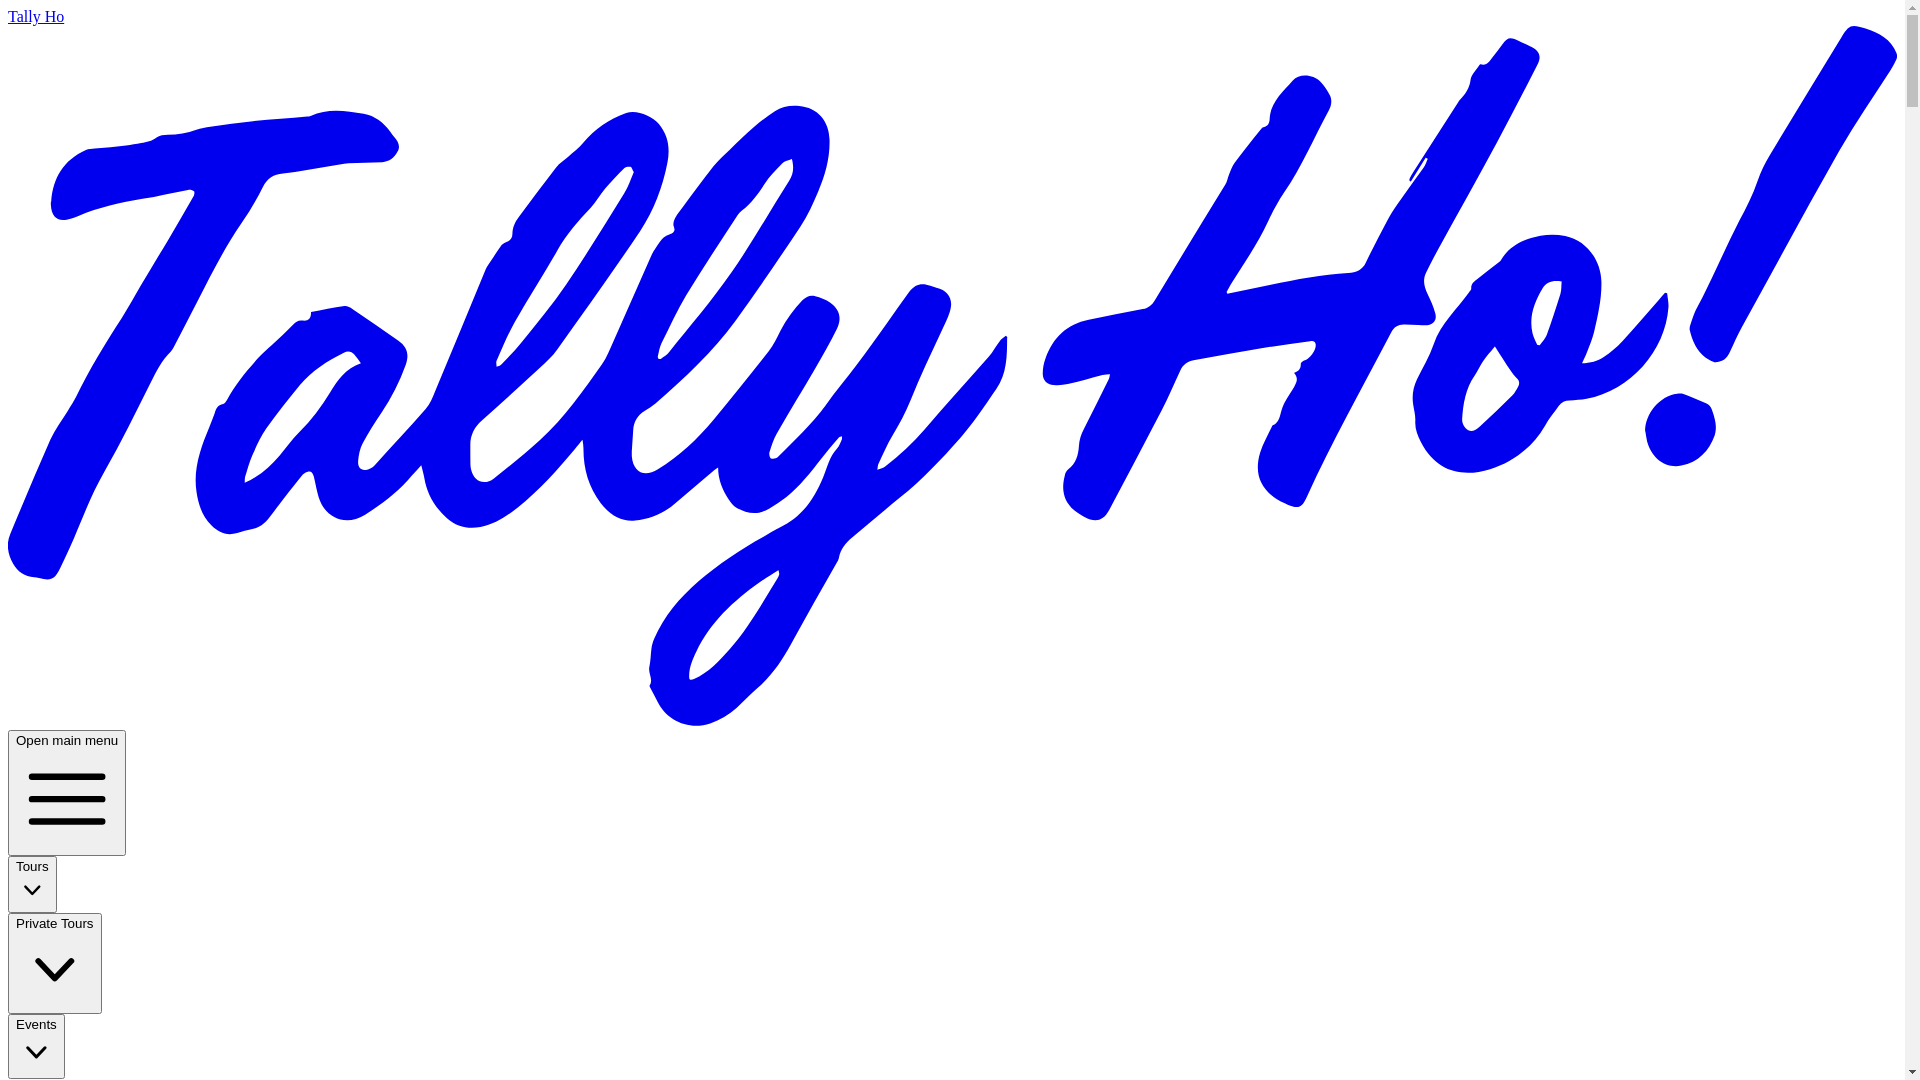  Describe the element at coordinates (32, 883) in the screenshot. I see `'Tours'` at that location.